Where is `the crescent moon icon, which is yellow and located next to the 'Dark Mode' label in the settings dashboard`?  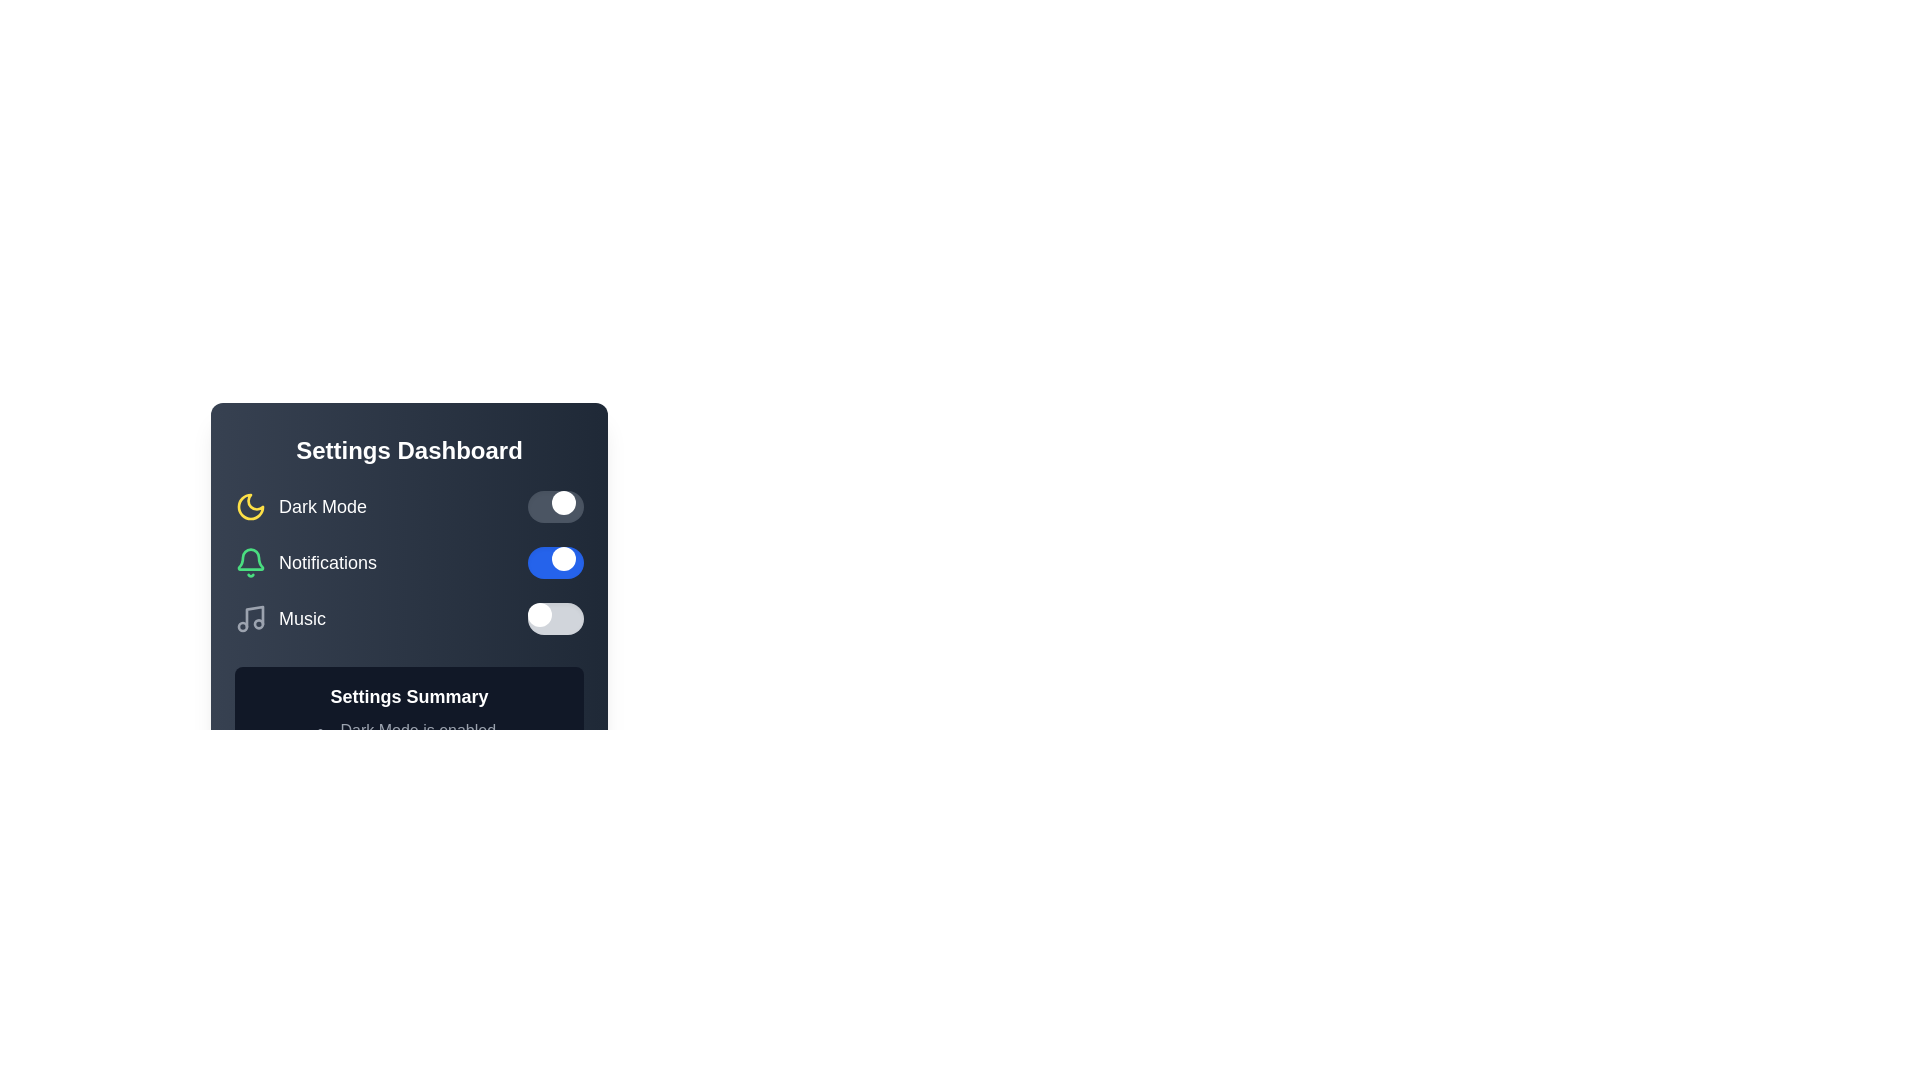 the crescent moon icon, which is yellow and located next to the 'Dark Mode' label in the settings dashboard is located at coordinates (249, 505).